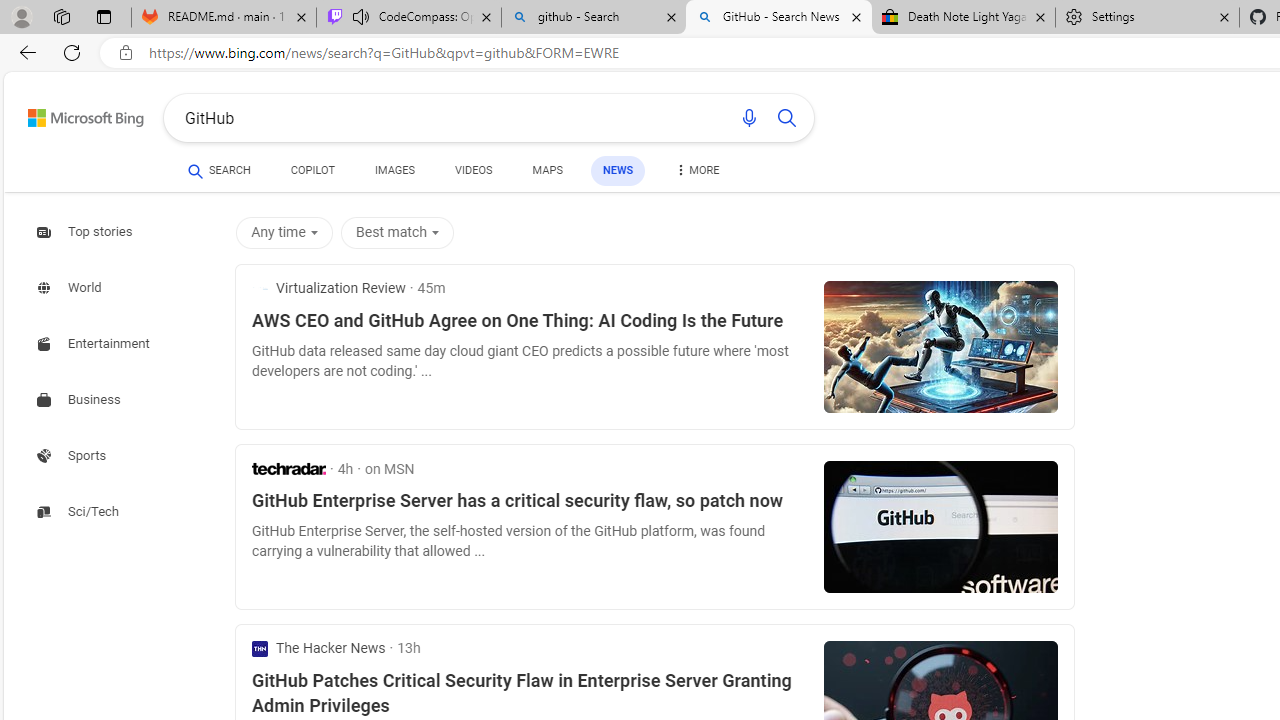 This screenshot has height=720, width=1280. Describe the element at coordinates (696, 170) in the screenshot. I see `'Dropdown Menu'` at that location.